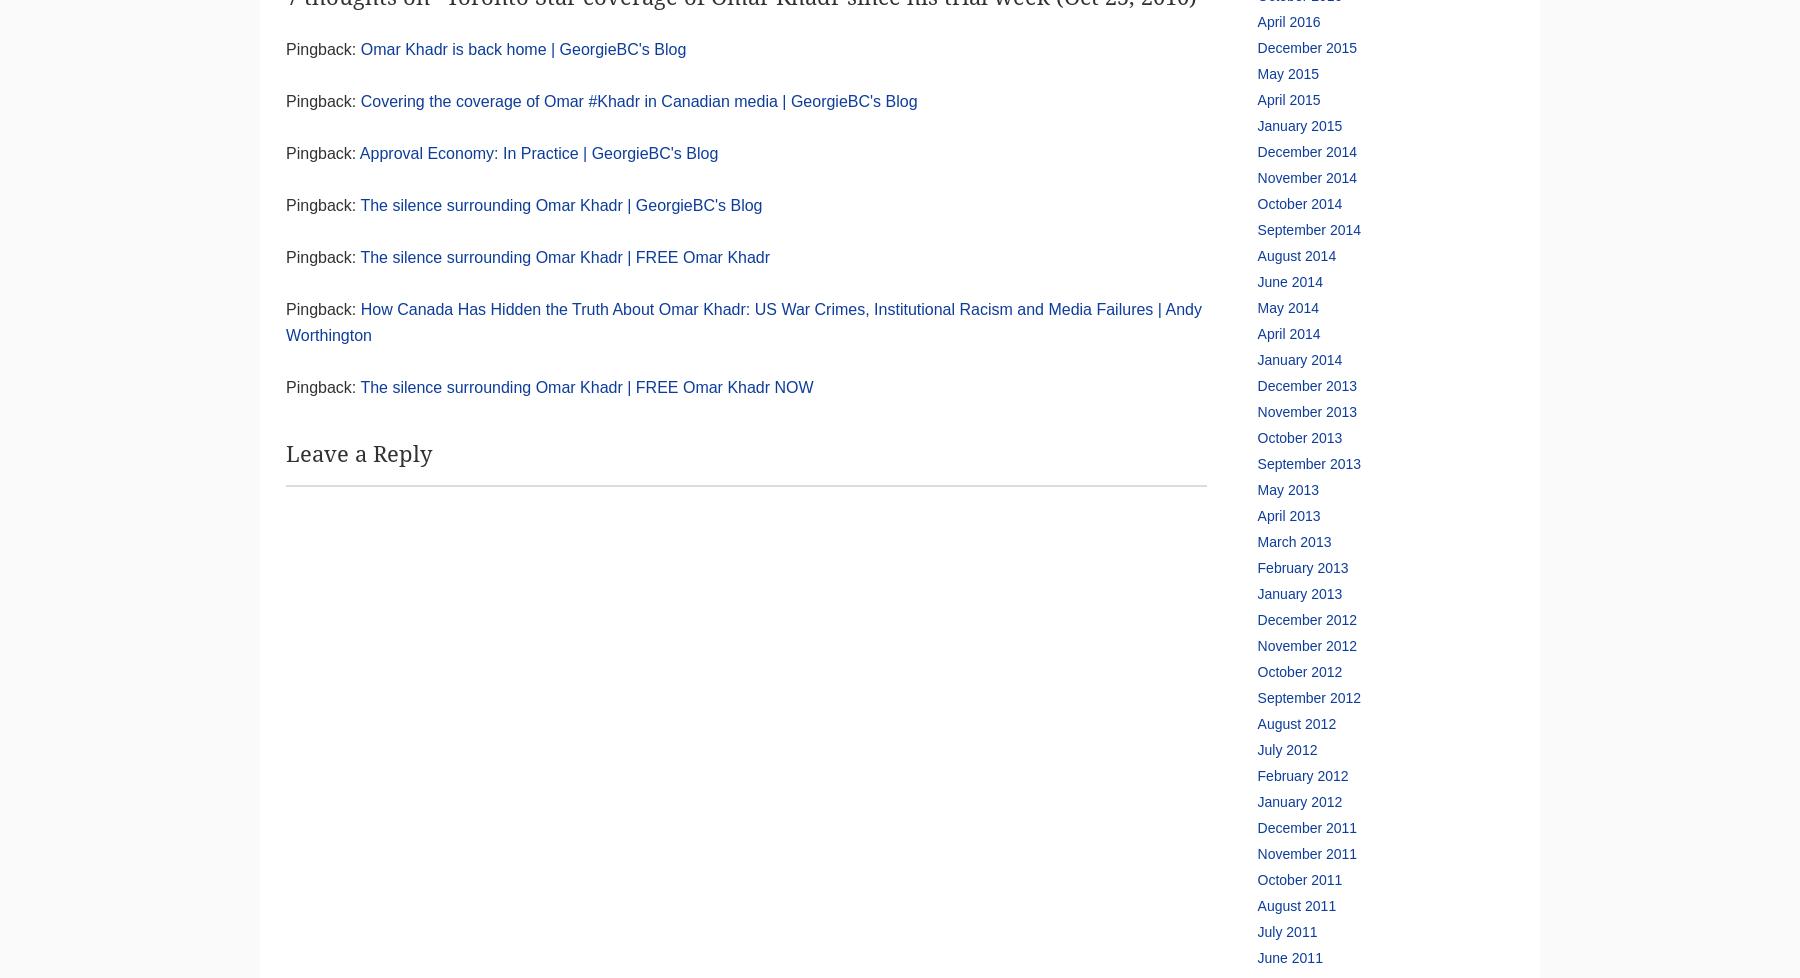 This screenshot has height=978, width=1800. What do you see at coordinates (1299, 437) in the screenshot?
I see `'October 2013'` at bounding box center [1299, 437].